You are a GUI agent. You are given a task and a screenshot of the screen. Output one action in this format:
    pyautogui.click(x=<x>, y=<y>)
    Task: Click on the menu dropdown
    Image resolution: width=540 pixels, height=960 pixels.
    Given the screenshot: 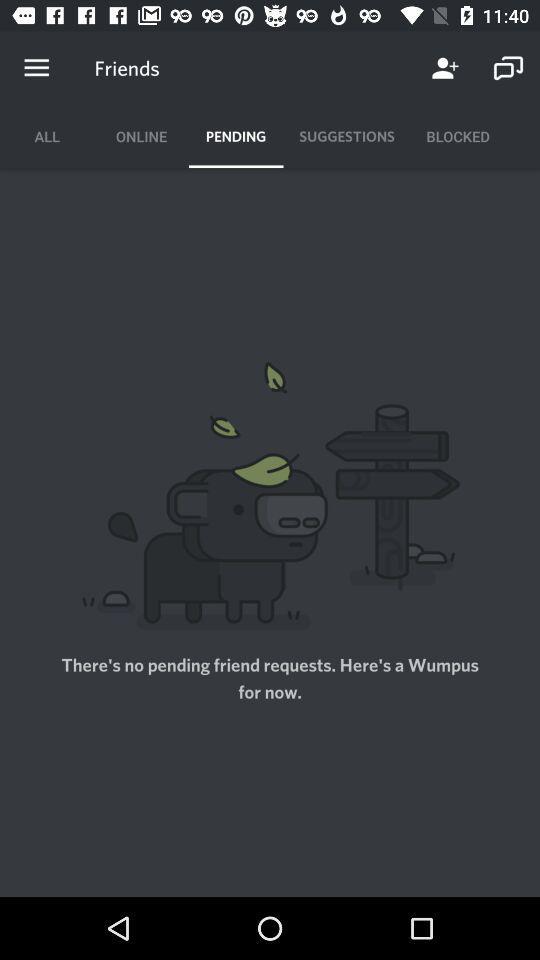 What is the action you would take?
    pyautogui.click(x=36, y=68)
    